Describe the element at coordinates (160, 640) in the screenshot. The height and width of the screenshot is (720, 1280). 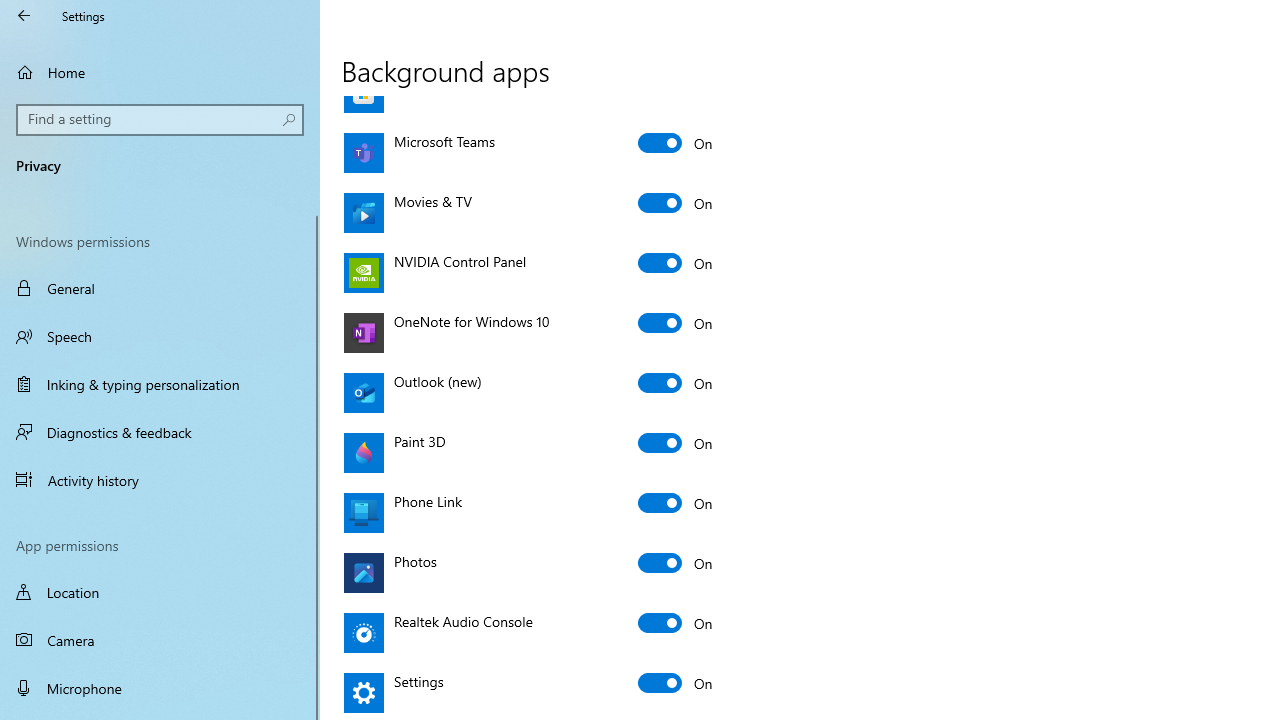
I see `'Camera'` at that location.